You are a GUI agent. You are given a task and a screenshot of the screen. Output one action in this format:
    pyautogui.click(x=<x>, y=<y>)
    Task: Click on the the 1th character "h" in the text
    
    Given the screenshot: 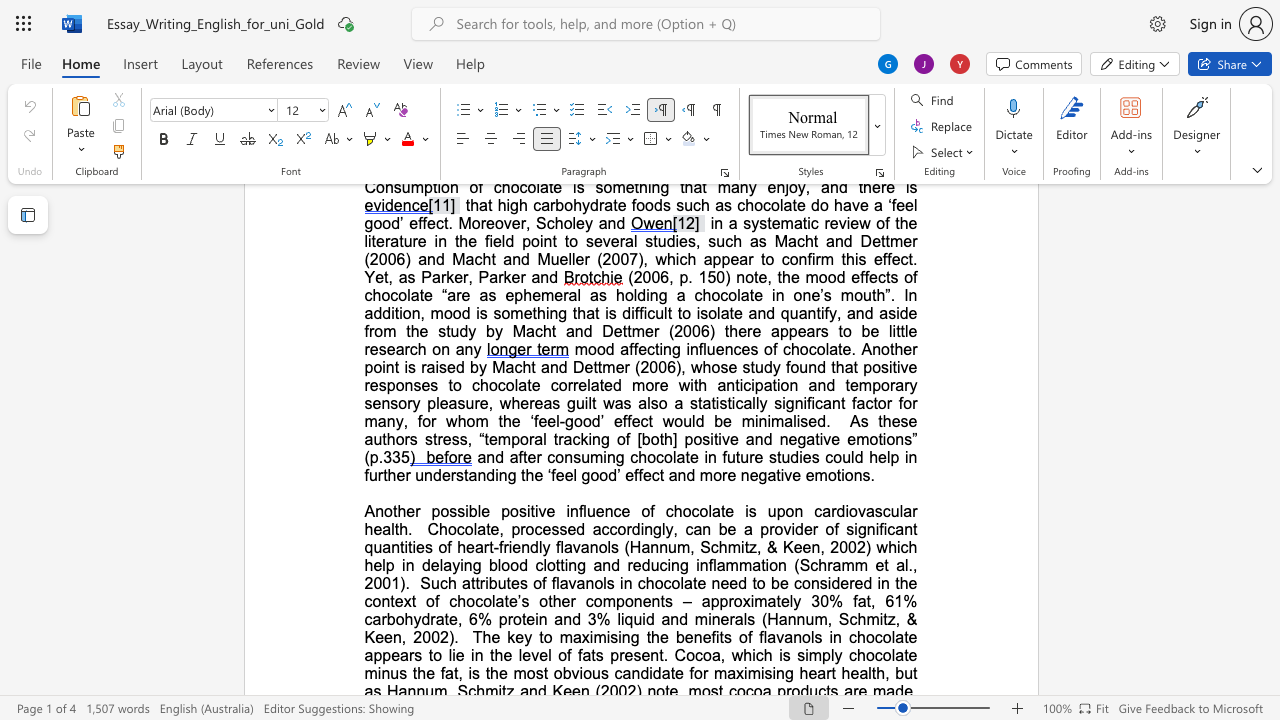 What is the action you would take?
    pyautogui.click(x=886, y=420)
    